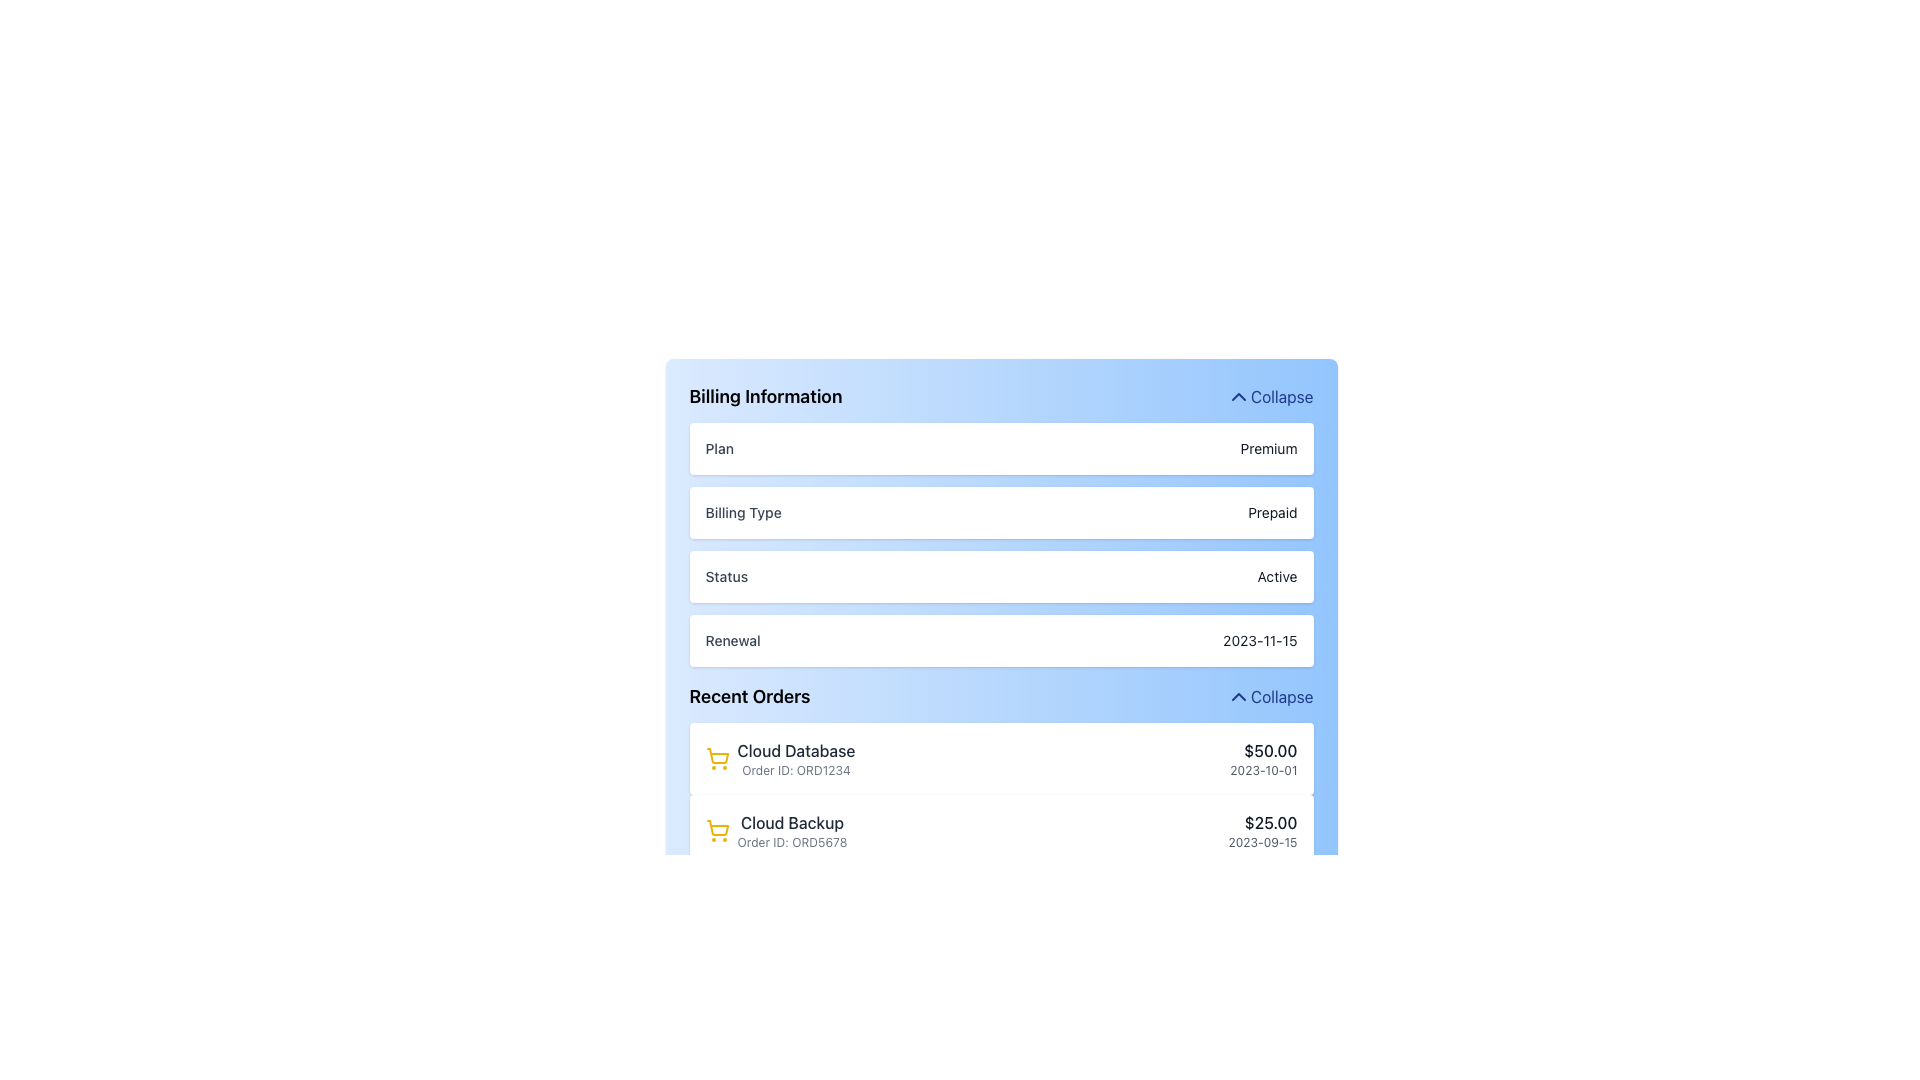  Describe the element at coordinates (725, 577) in the screenshot. I see `the Text label that indicates the current account status, located within the 'Billing Information' area, to the left of the 'Active' text label` at that location.